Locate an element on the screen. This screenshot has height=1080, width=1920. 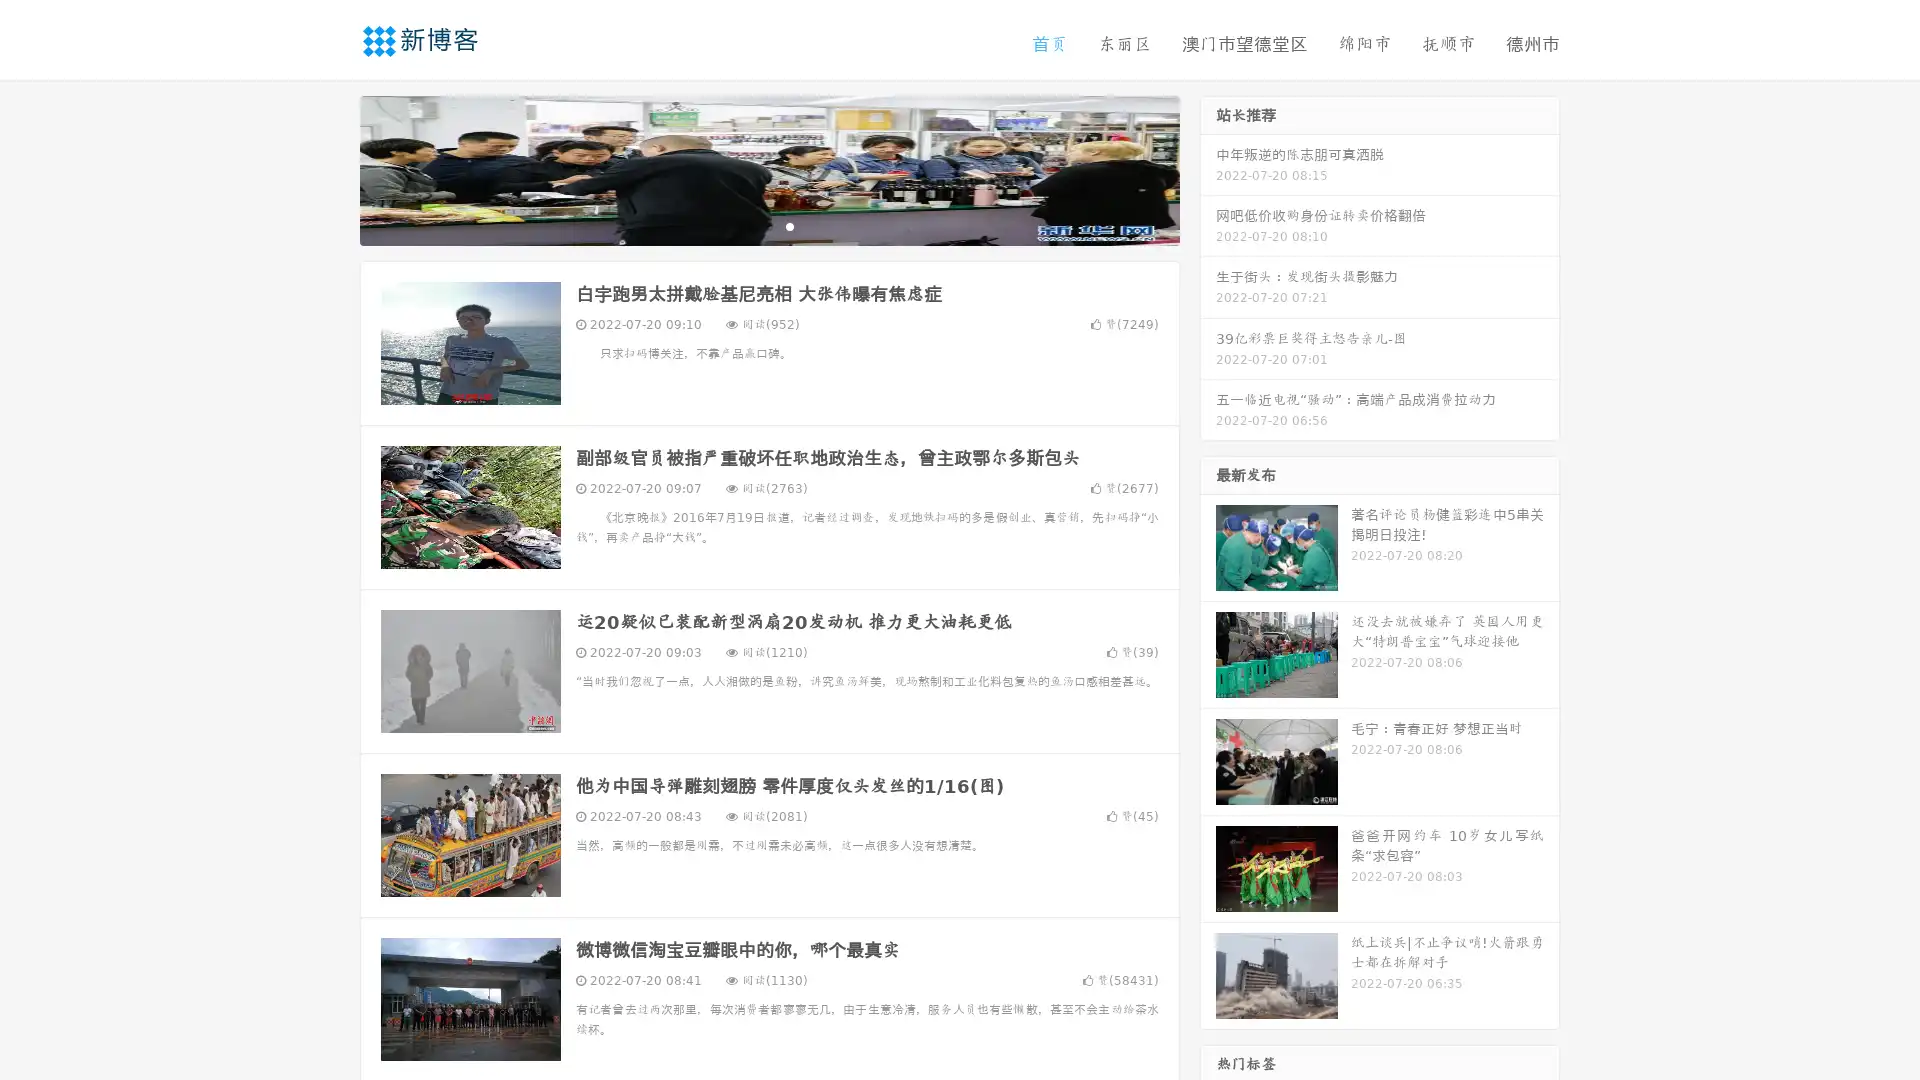
Next slide is located at coordinates (1208, 168).